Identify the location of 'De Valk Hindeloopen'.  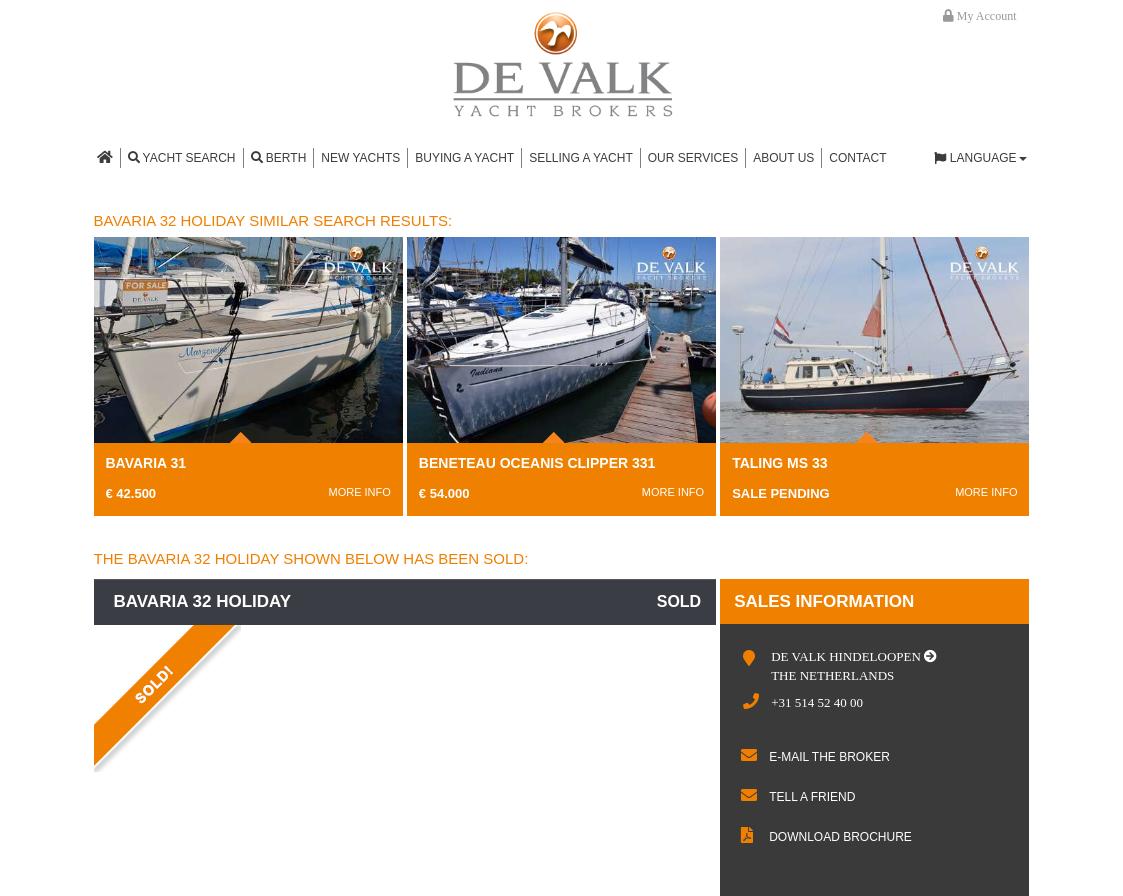
(844, 655).